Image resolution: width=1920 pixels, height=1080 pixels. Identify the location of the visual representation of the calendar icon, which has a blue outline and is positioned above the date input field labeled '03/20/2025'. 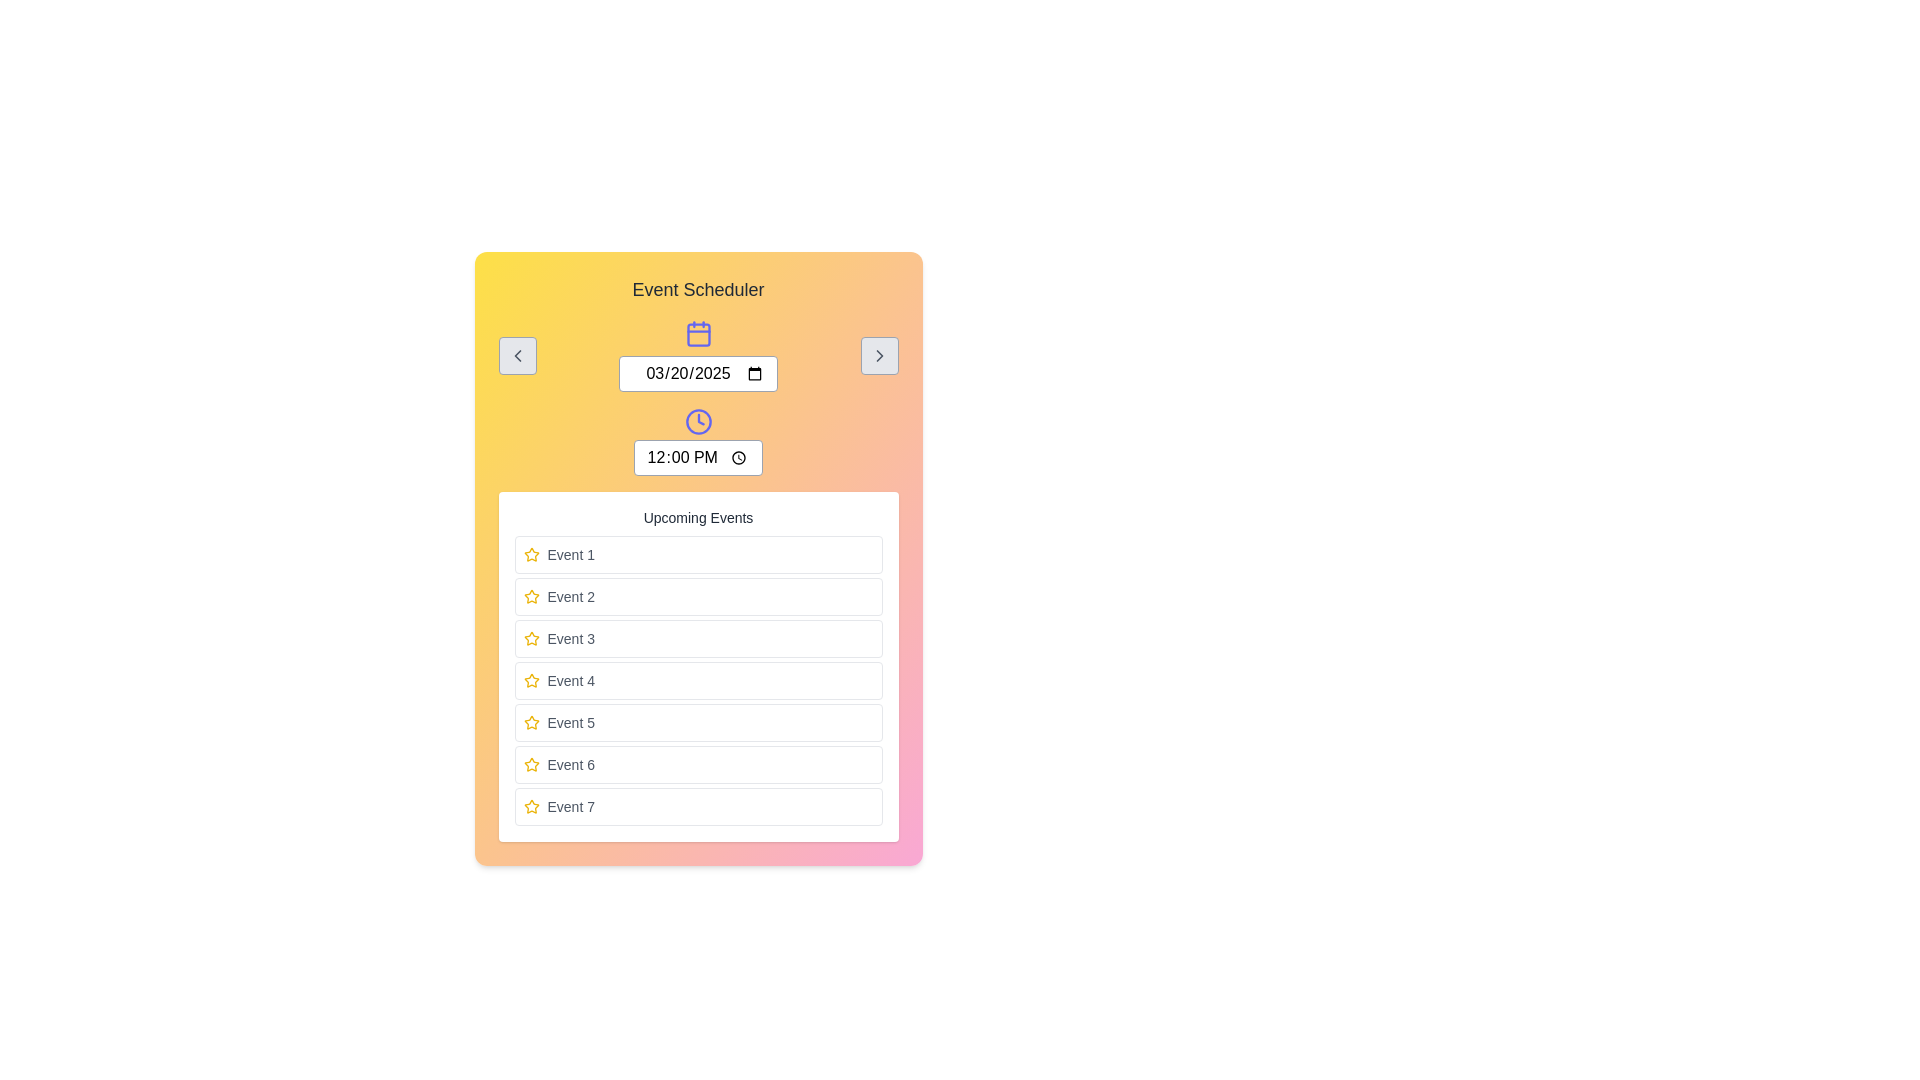
(698, 333).